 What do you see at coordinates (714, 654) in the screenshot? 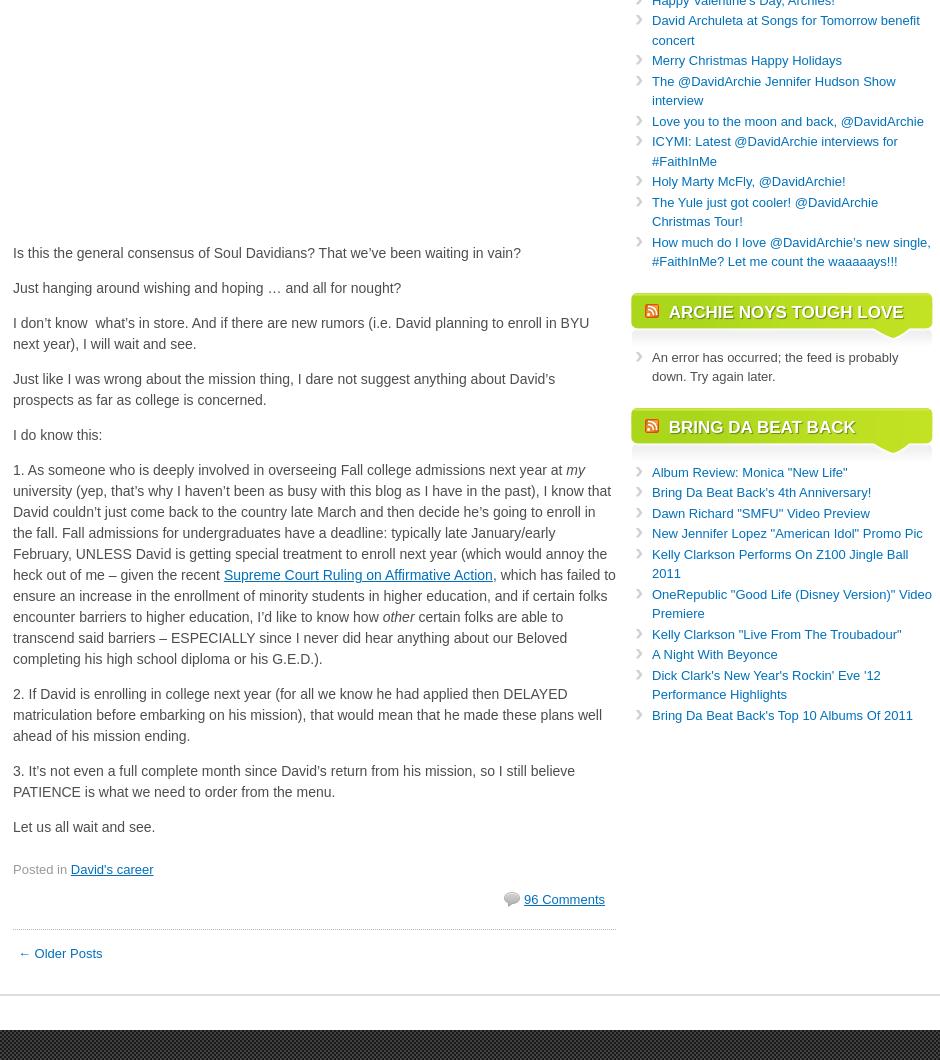
I see `'A Night With Beyonce'` at bounding box center [714, 654].